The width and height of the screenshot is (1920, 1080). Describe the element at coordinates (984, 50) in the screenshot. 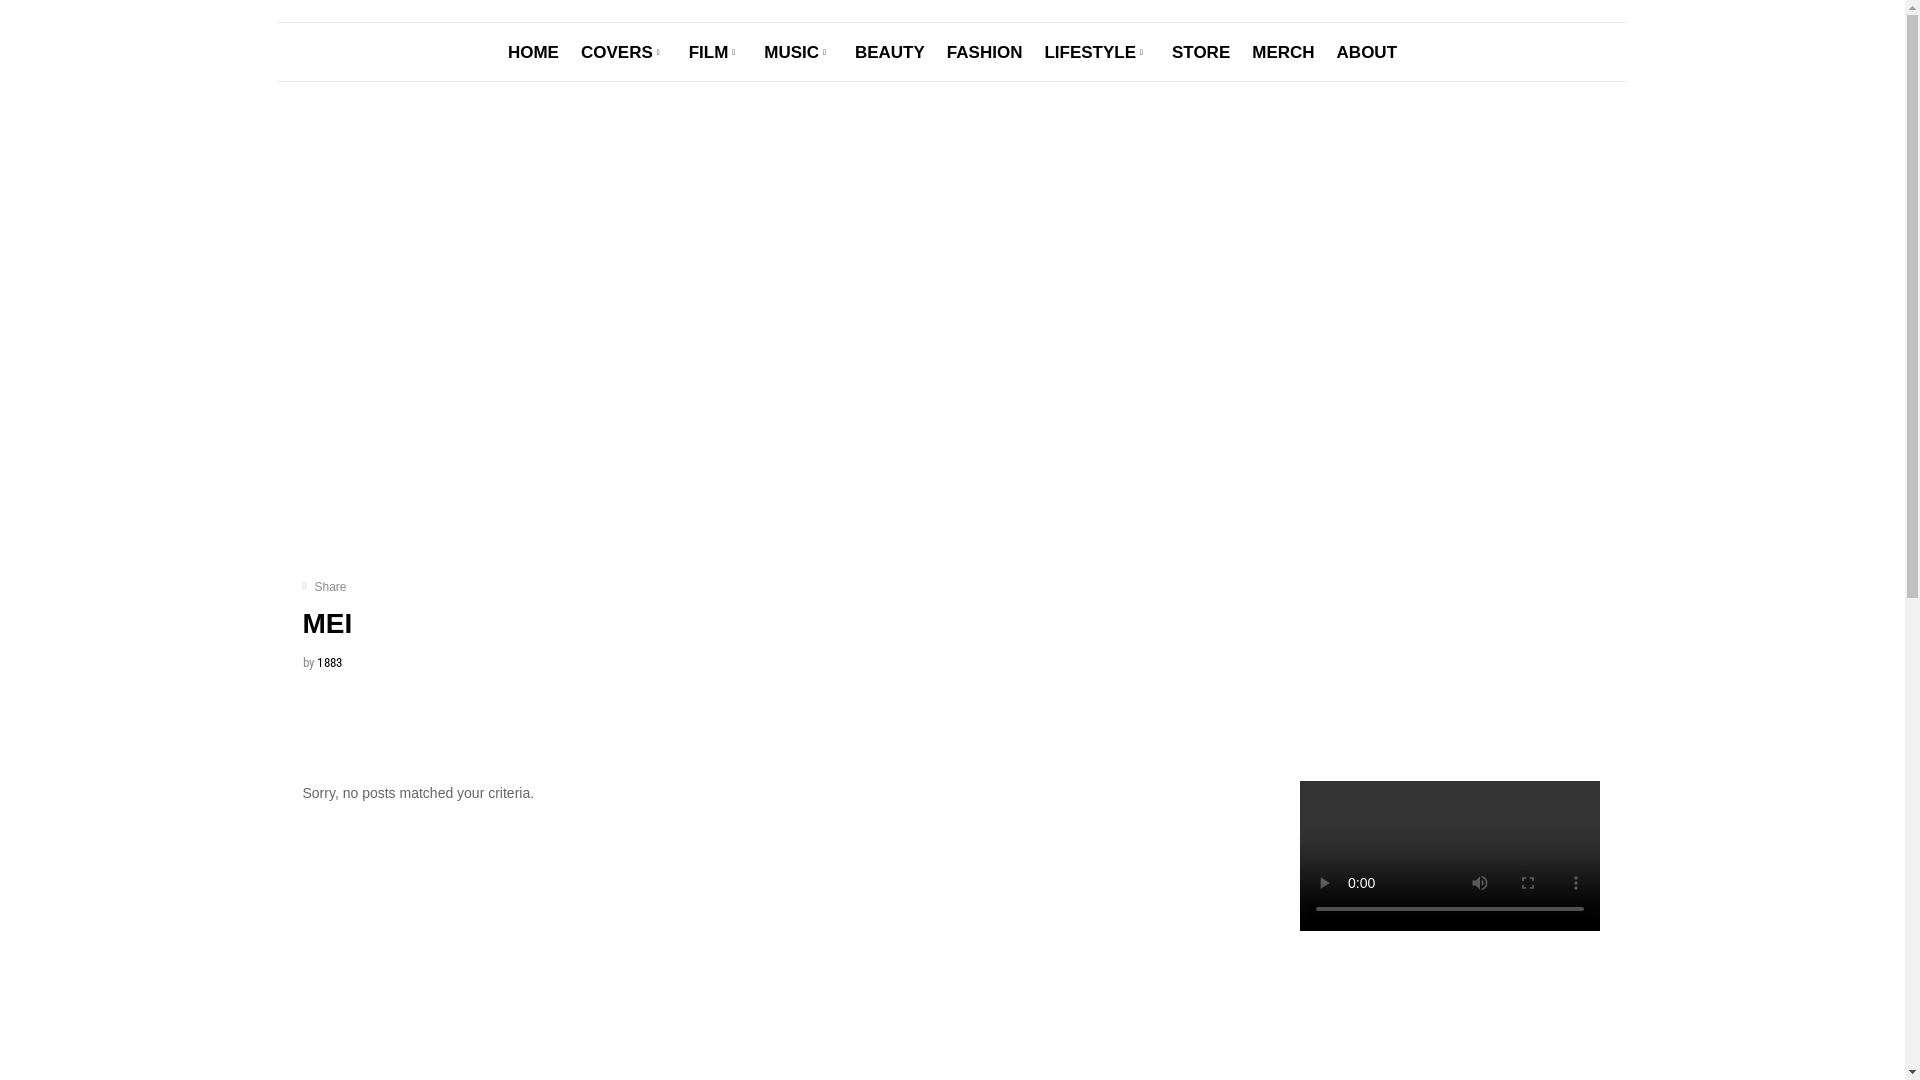

I see `'FASHION'` at that location.